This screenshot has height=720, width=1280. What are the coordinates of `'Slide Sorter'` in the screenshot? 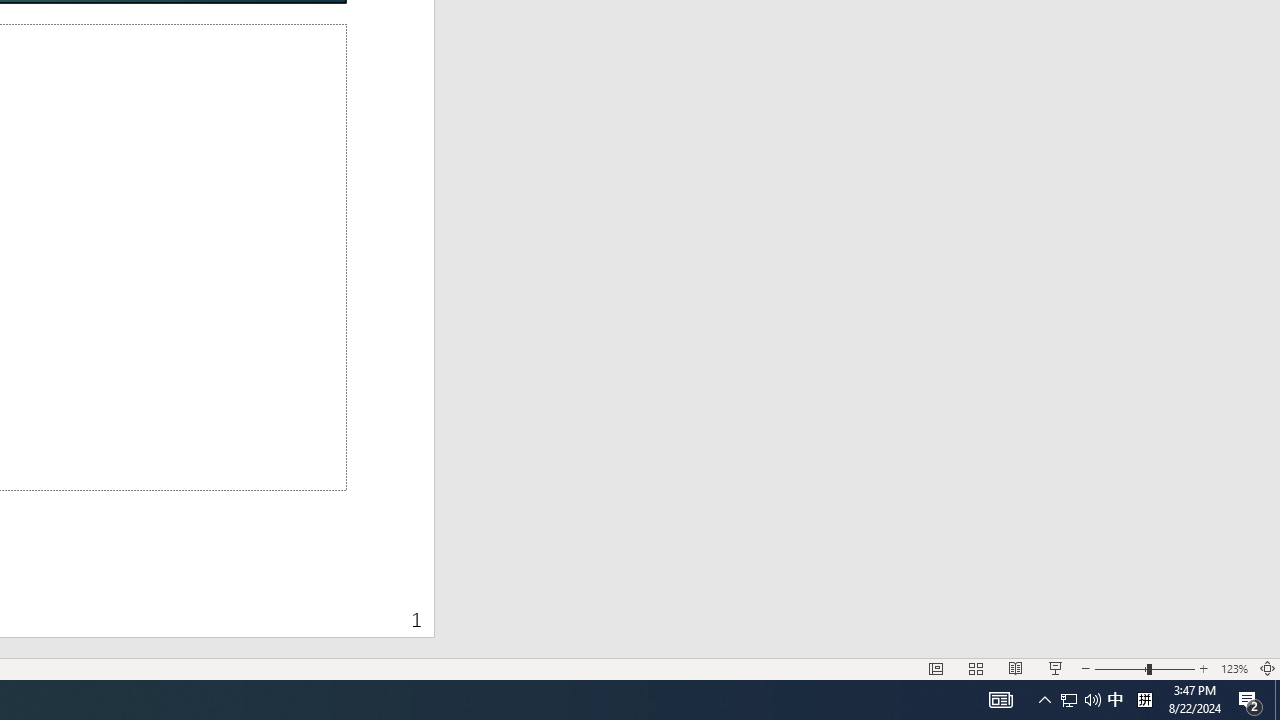 It's located at (976, 669).